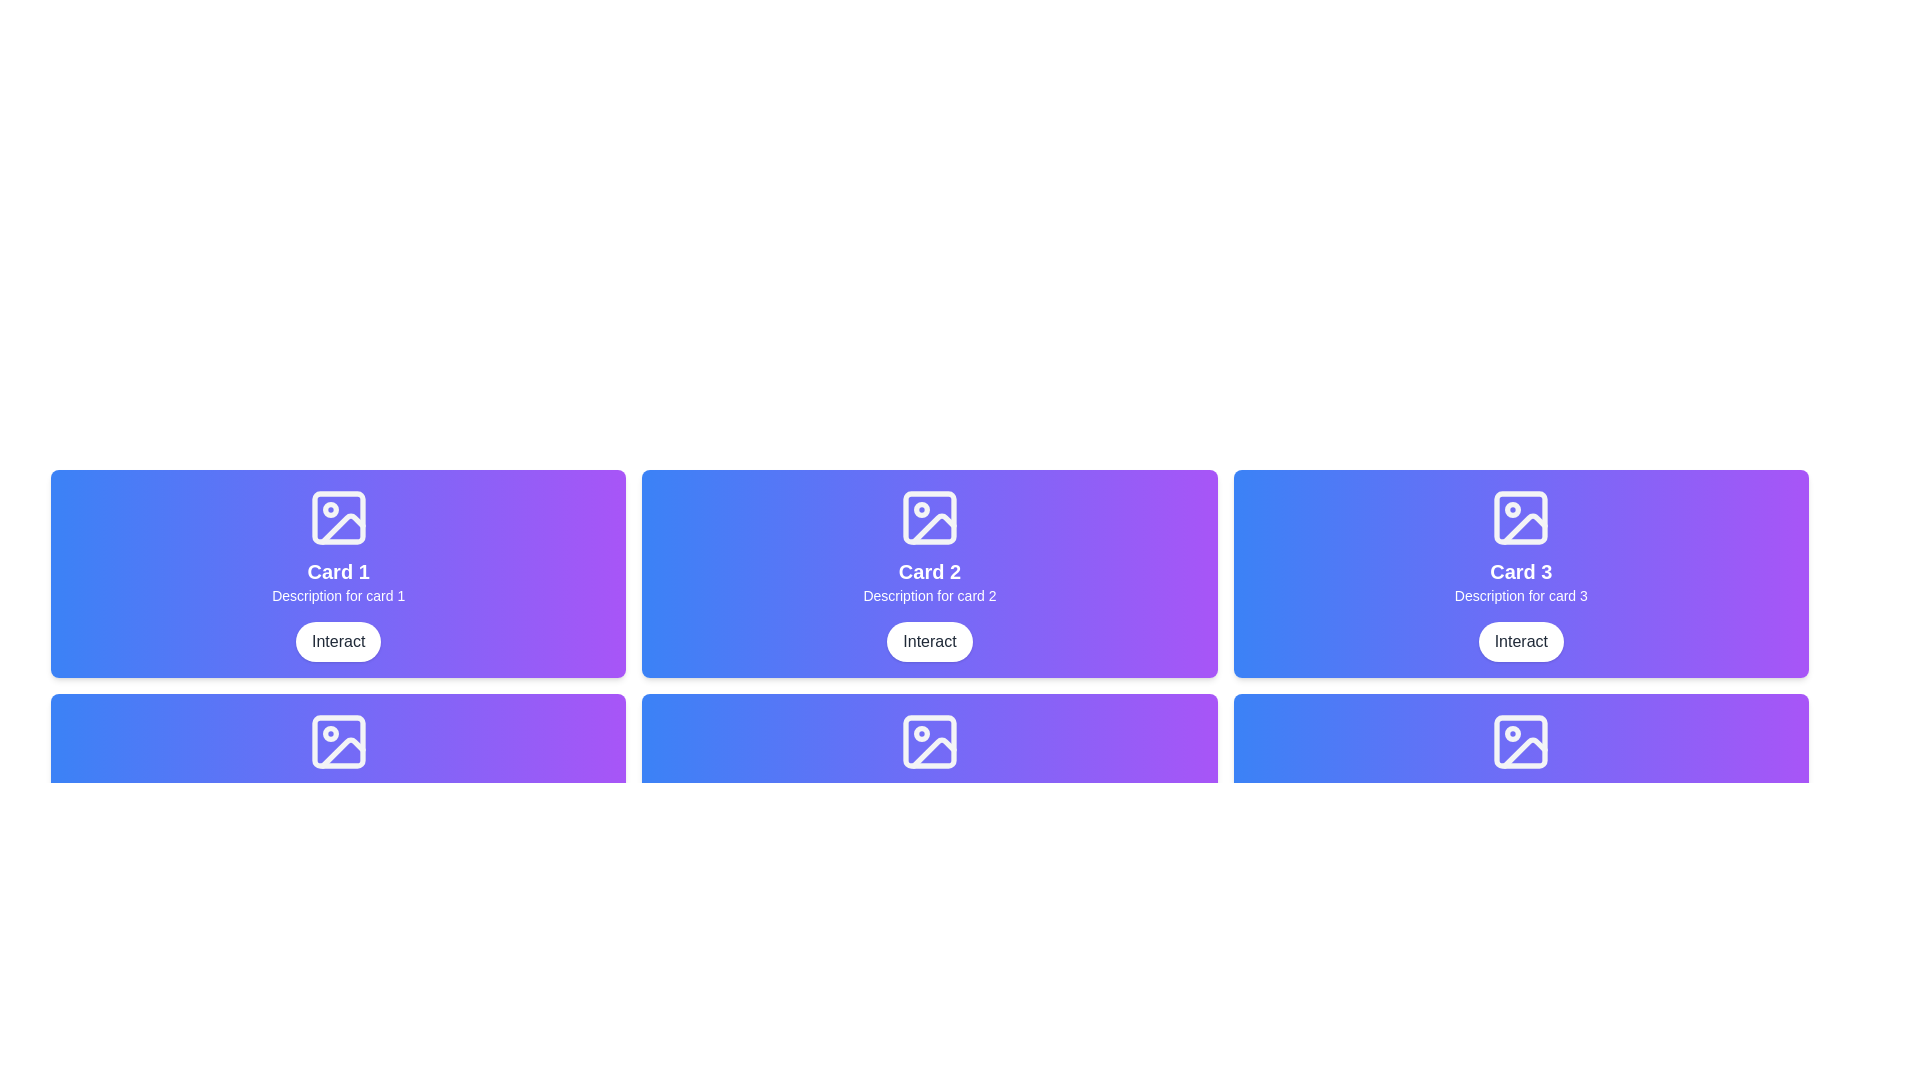 The height and width of the screenshot is (1080, 1920). Describe the element at coordinates (1520, 571) in the screenshot. I see `the title/header text for 'Card 3', which is located at the top-center of the card, visually distinguishing it from other cards` at that location.